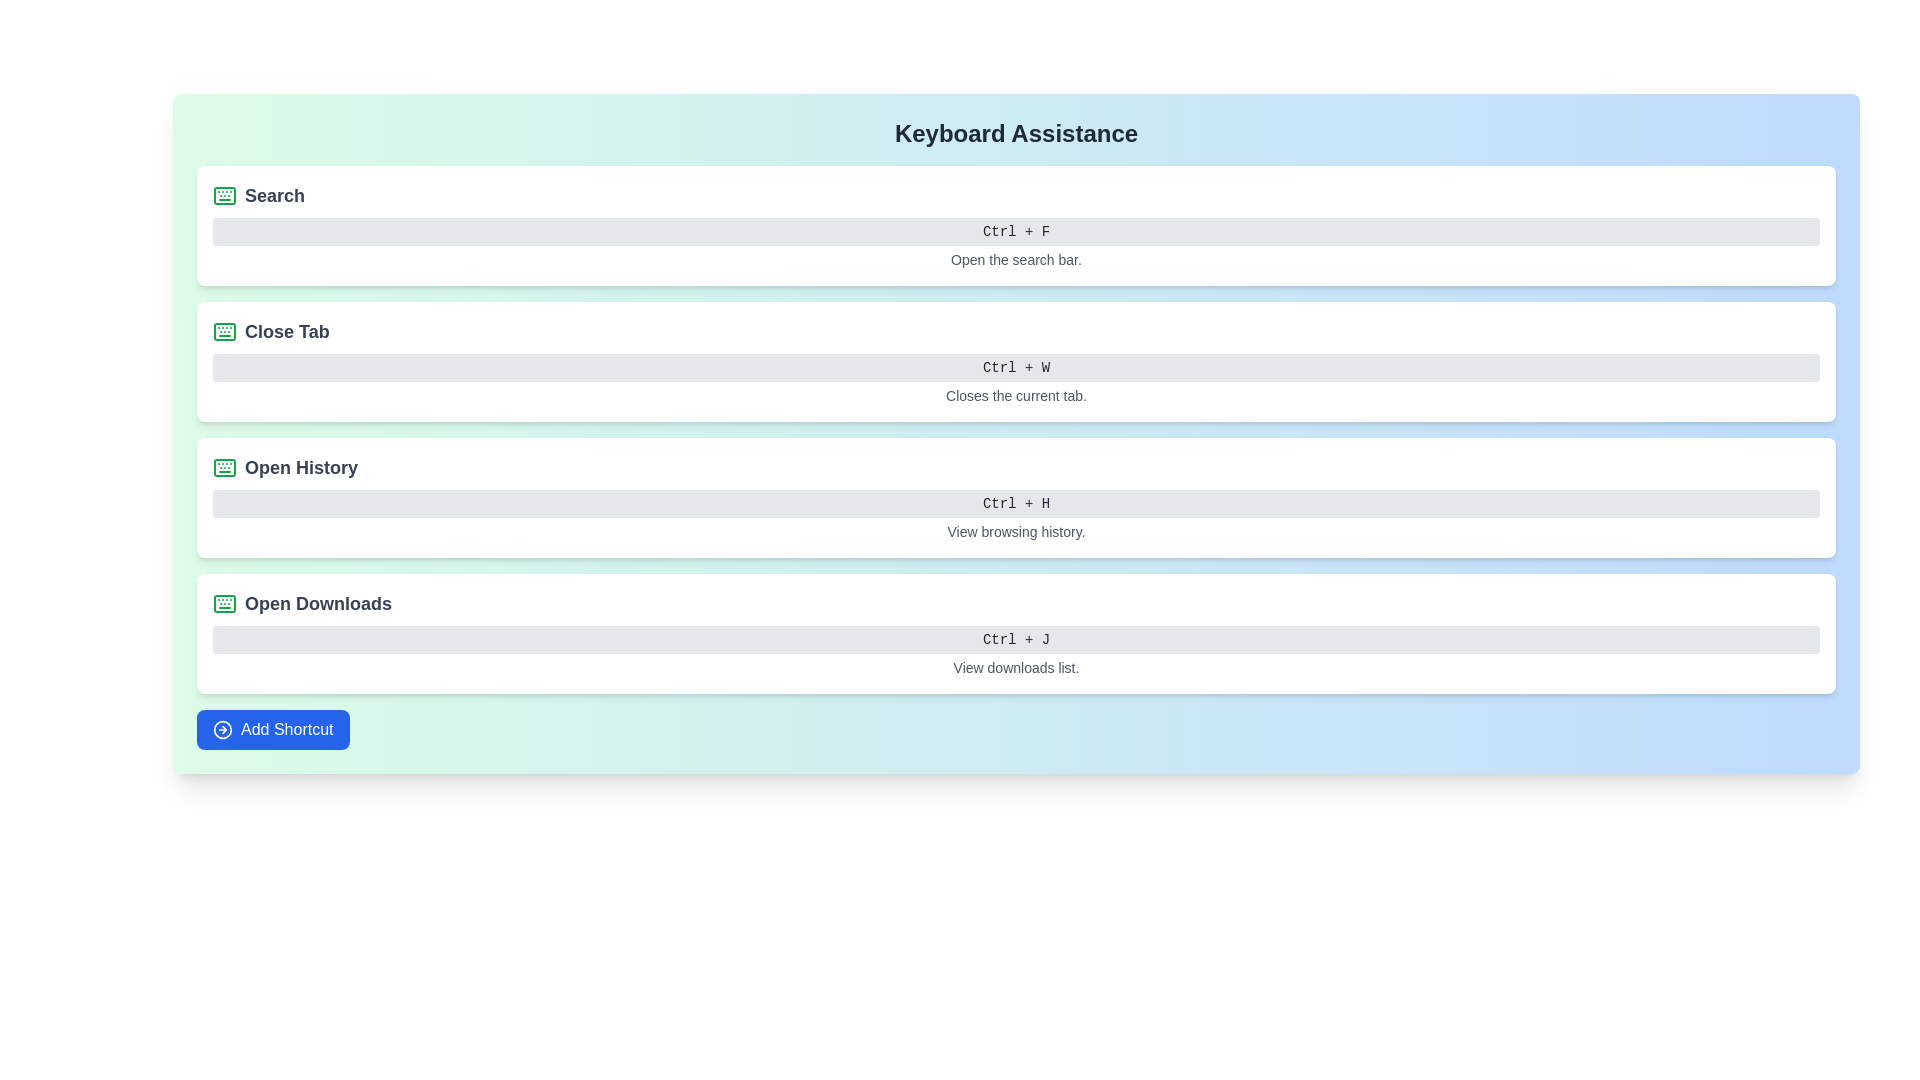 This screenshot has width=1920, height=1080. I want to click on the inner rounded rectangle of the keyboard icon, which serves as the main body or buttons of the keyboard, so click(225, 330).